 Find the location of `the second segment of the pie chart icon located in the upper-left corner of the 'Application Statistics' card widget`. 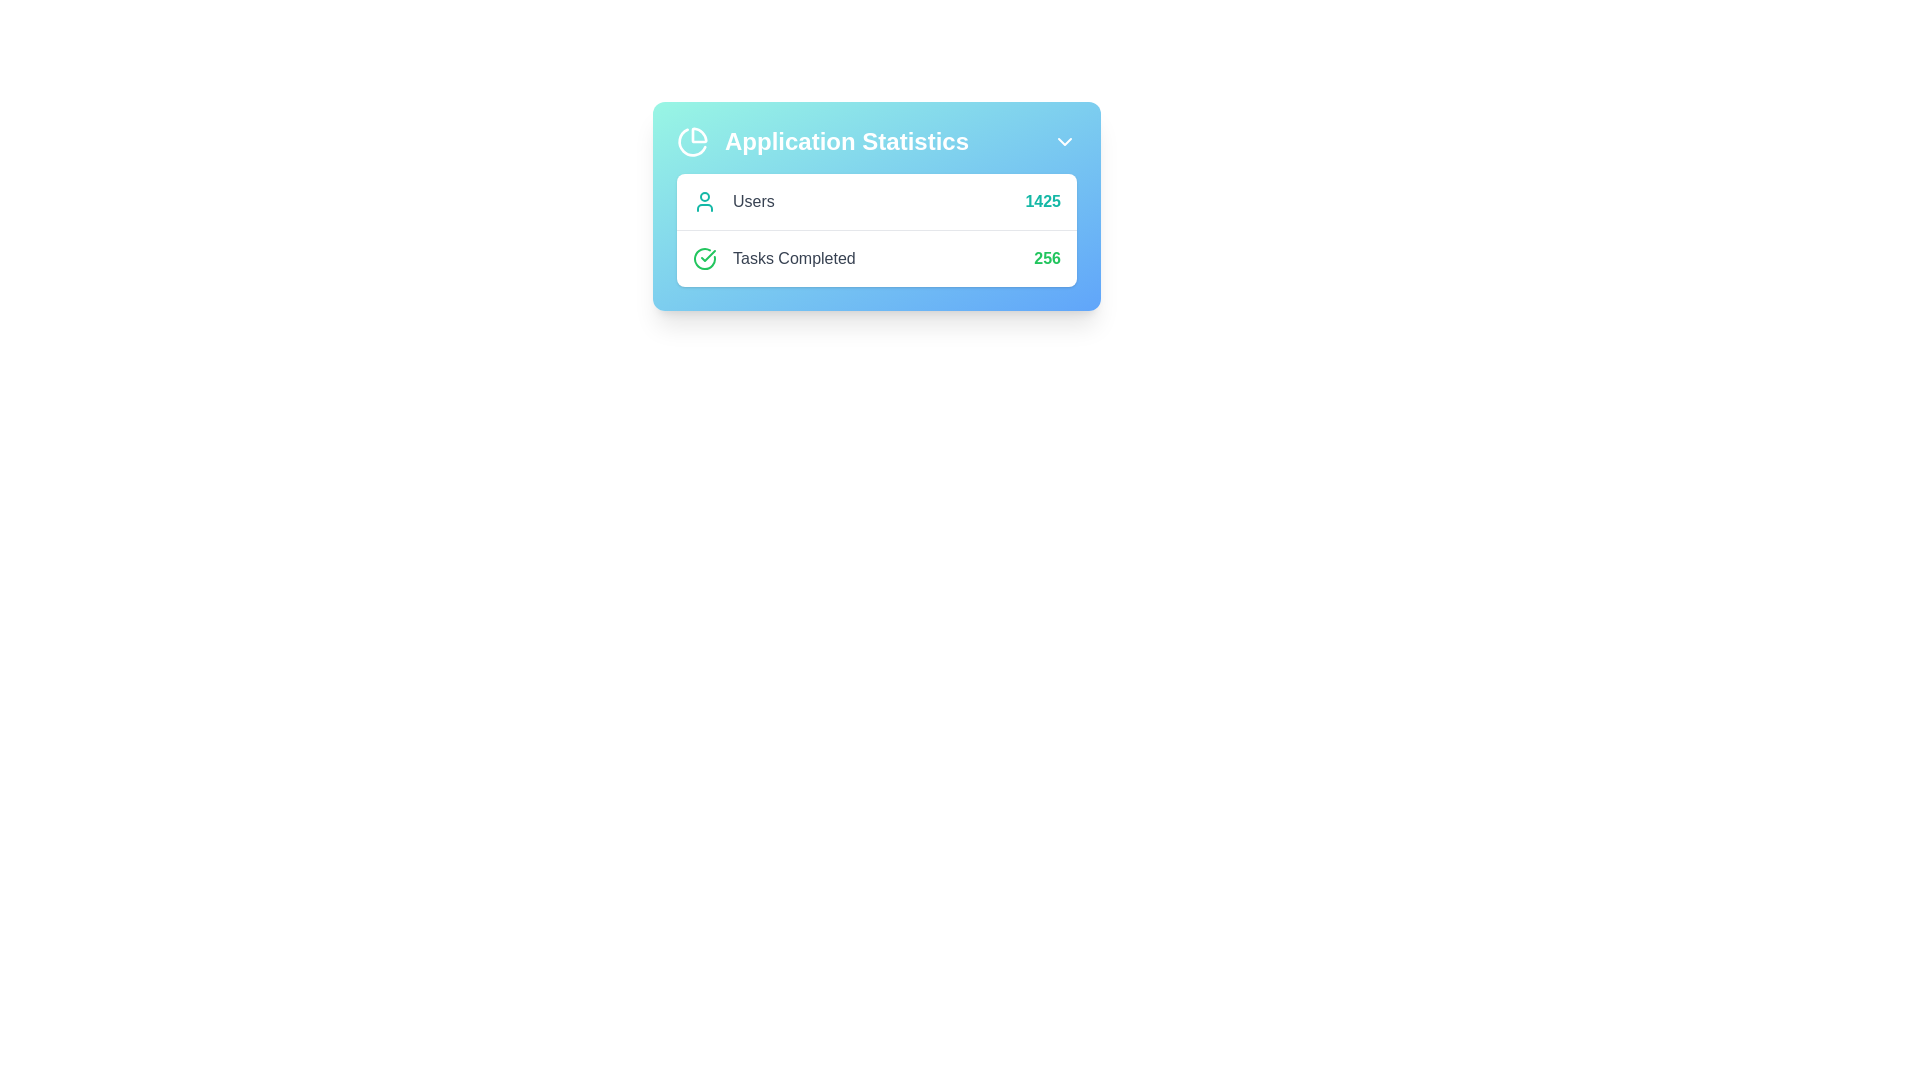

the second segment of the pie chart icon located in the upper-left corner of the 'Application Statistics' card widget is located at coordinates (692, 141).